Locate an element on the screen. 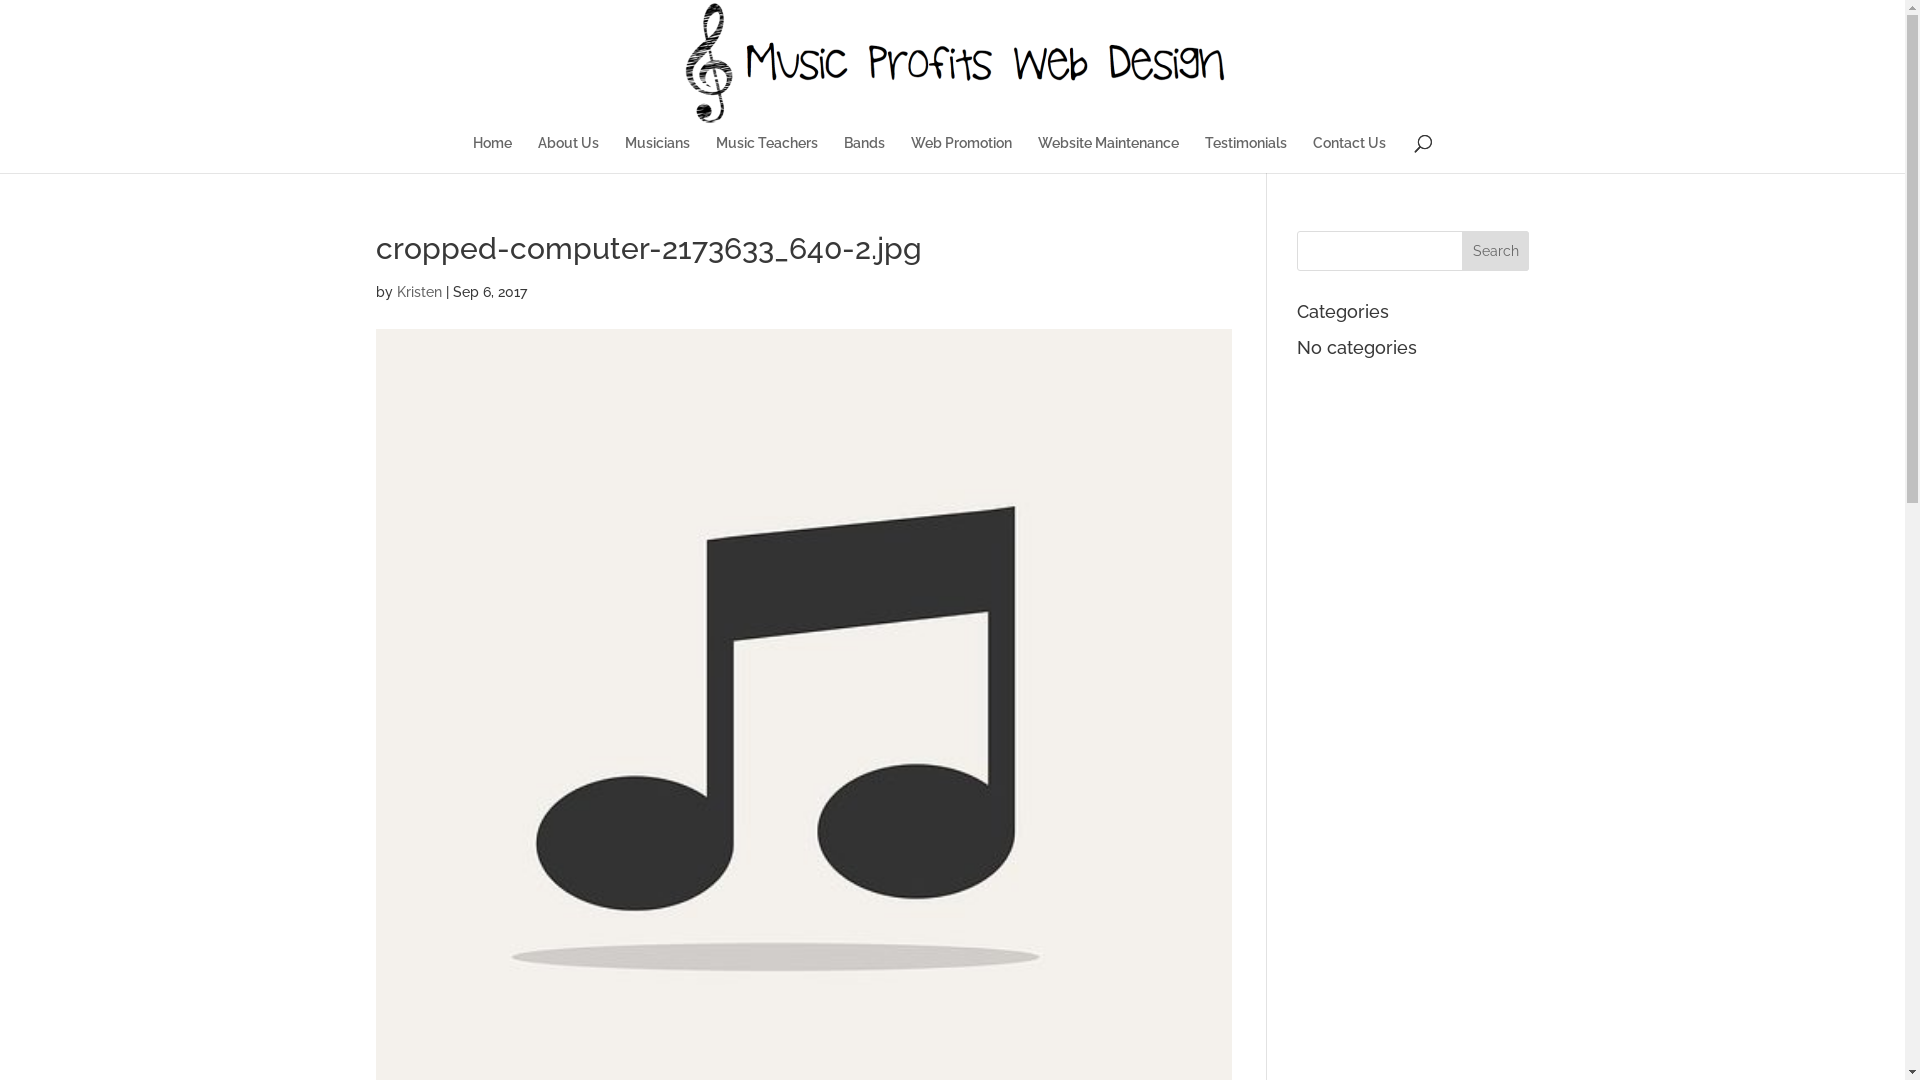  'Web Promotion' is located at coordinates (910, 153).